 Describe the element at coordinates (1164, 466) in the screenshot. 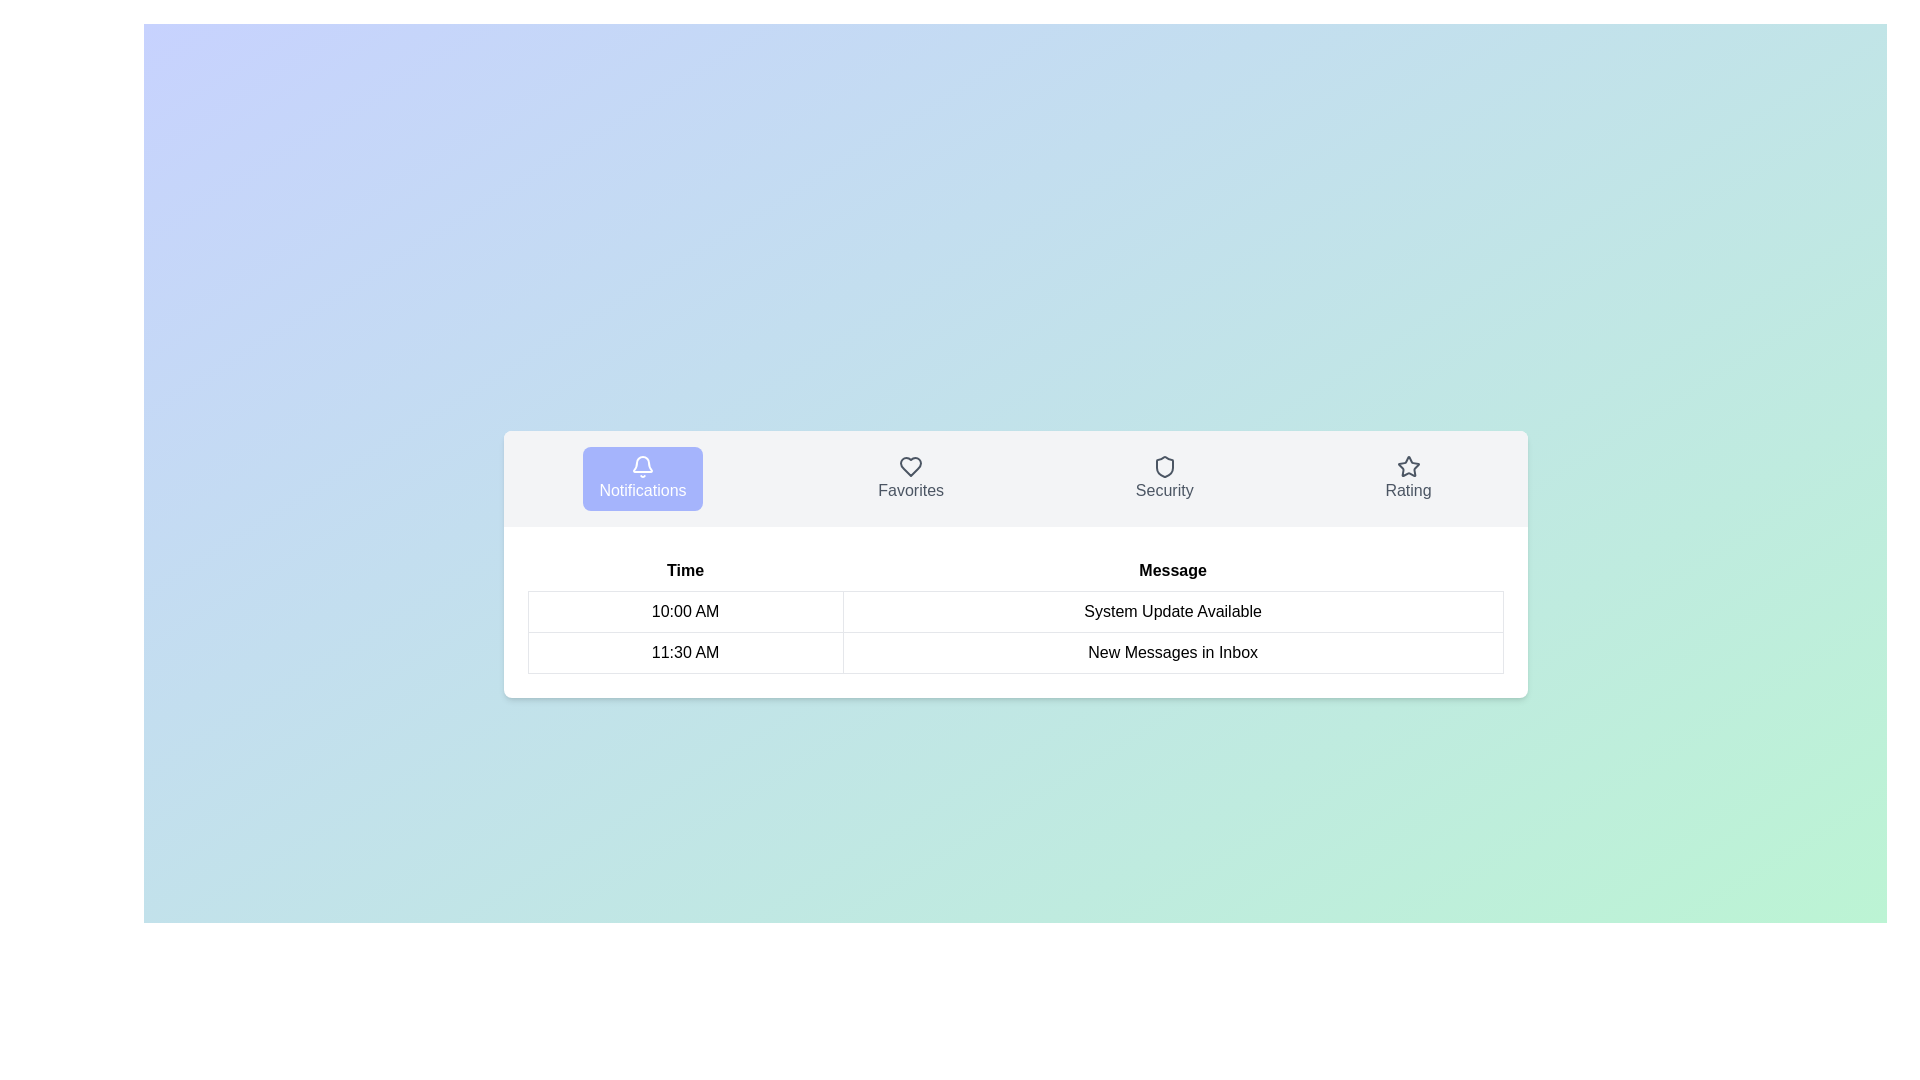

I see `the shield-shaped icon in the 'Security' section of the top navigation bar` at that location.